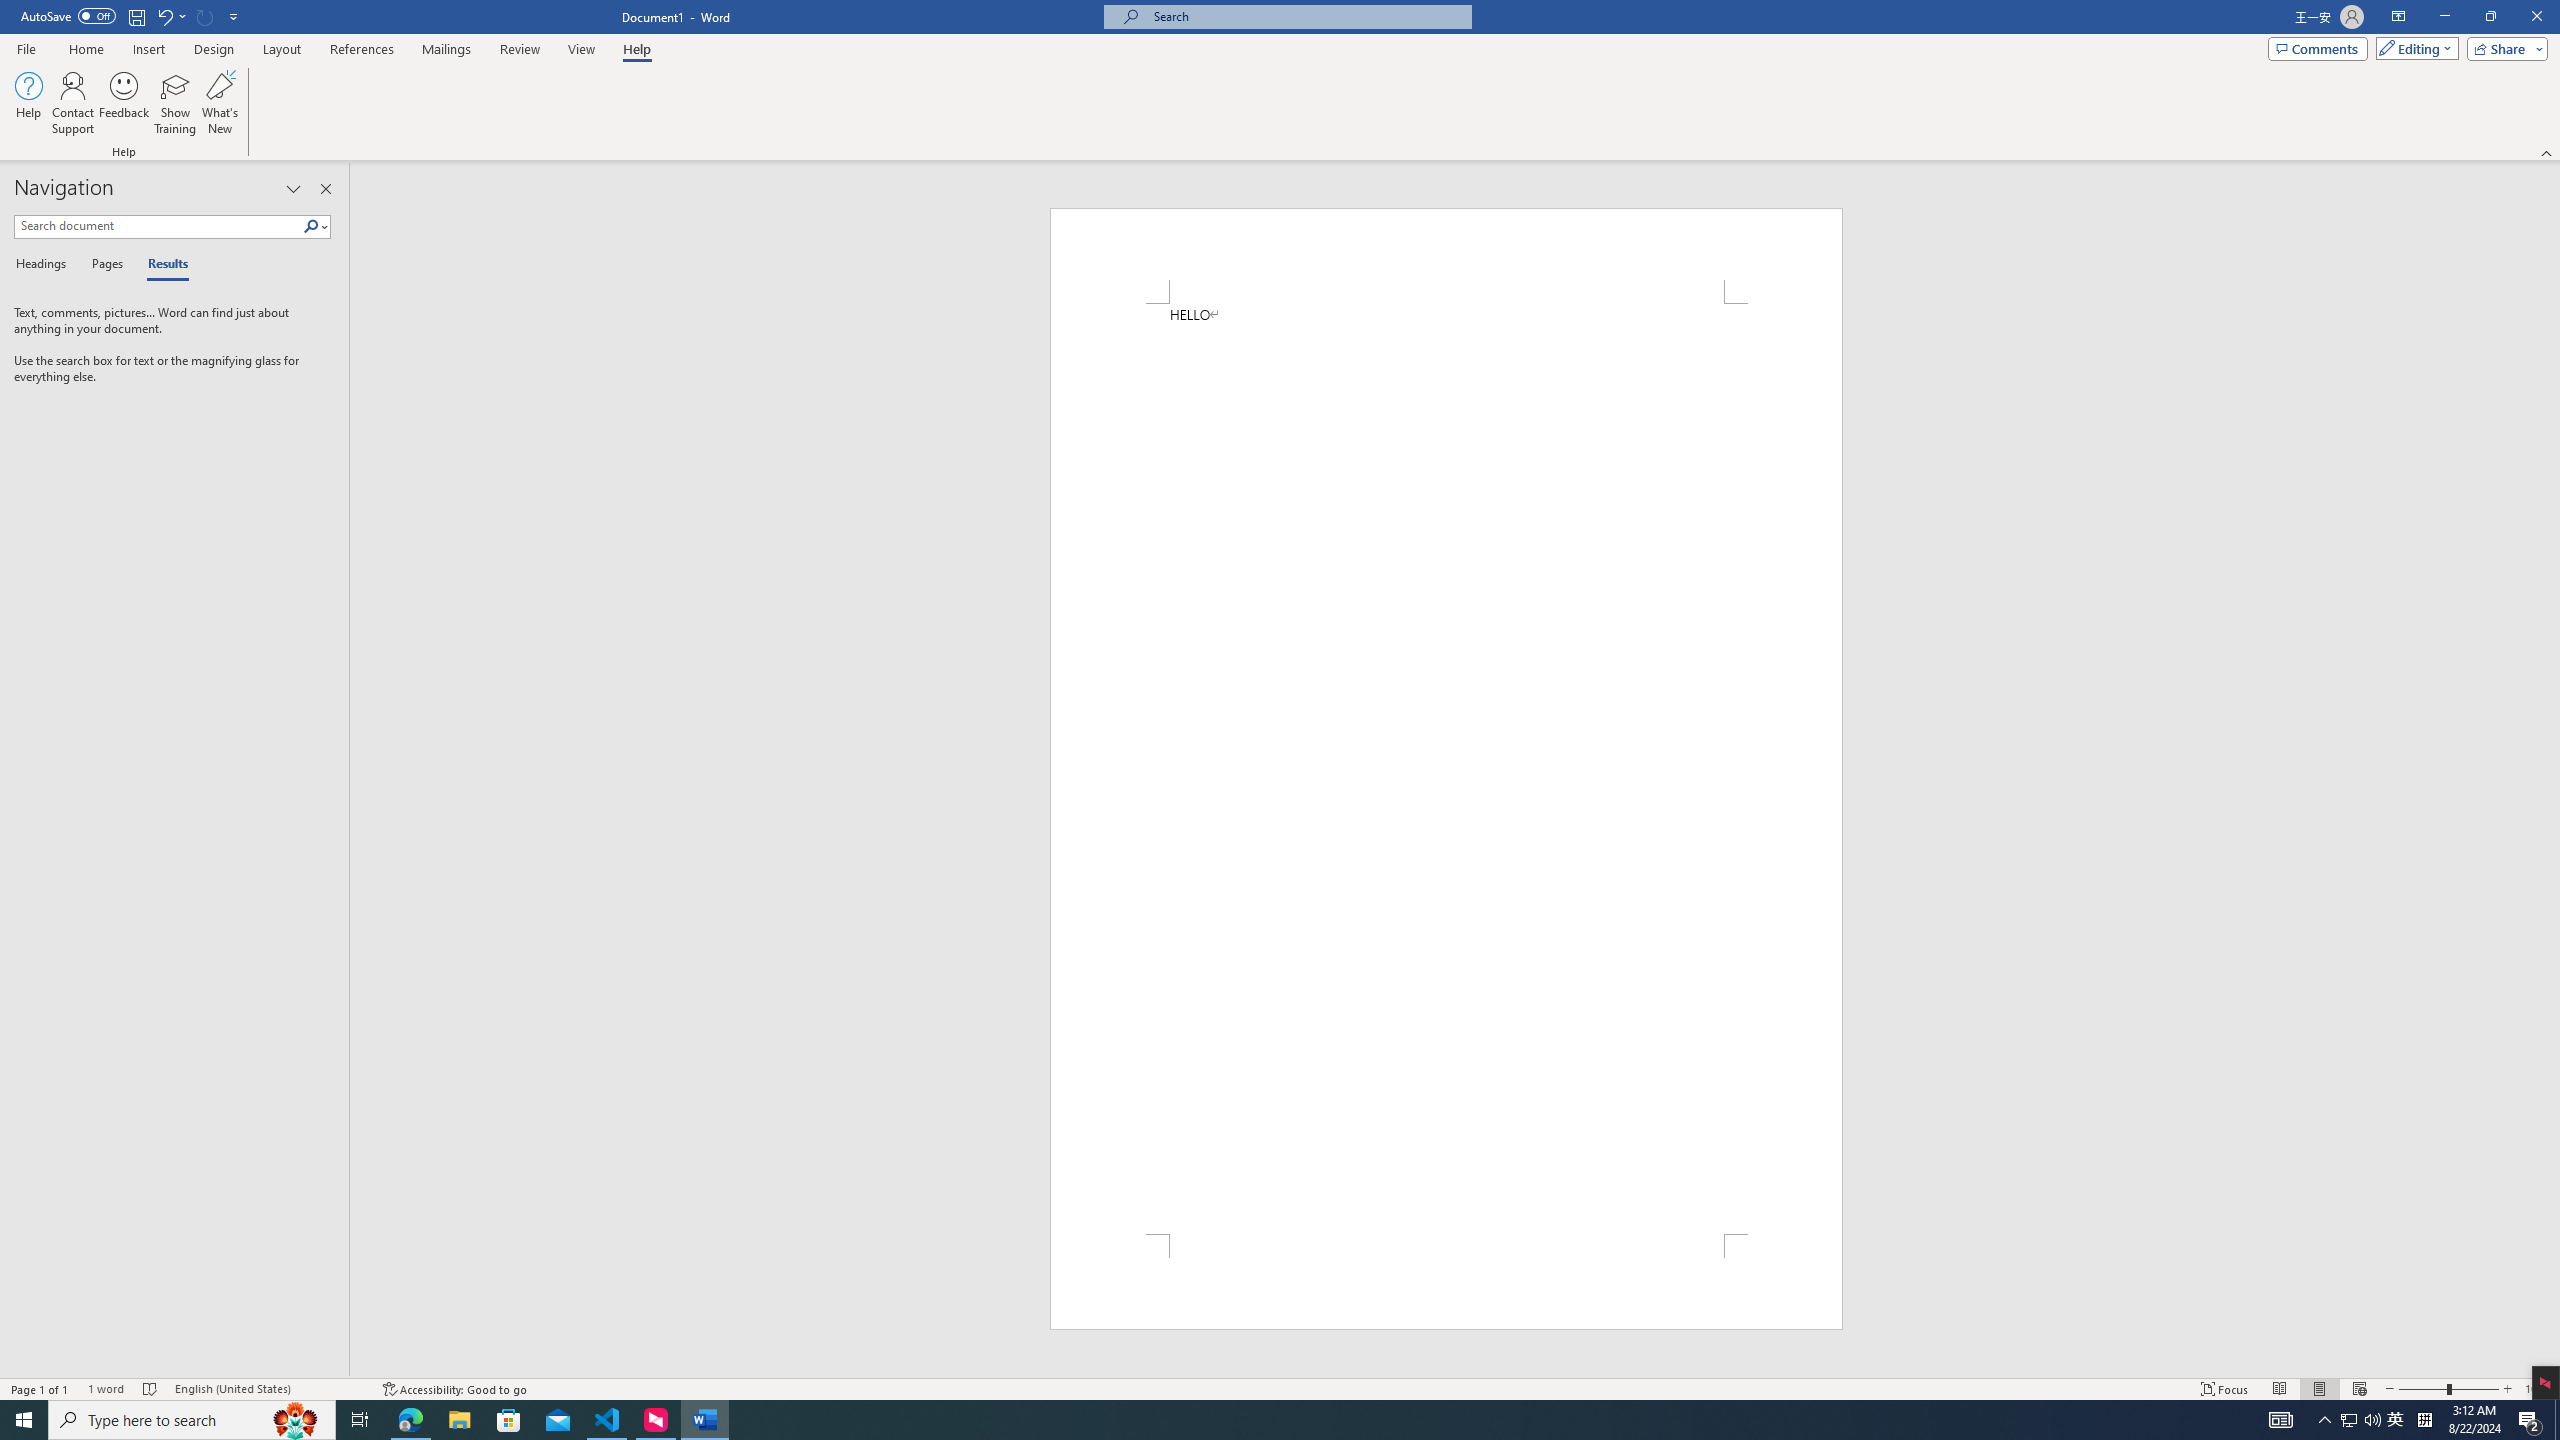 The image size is (2560, 1440). What do you see at coordinates (2490, 16) in the screenshot?
I see `'Restore Down'` at bounding box center [2490, 16].